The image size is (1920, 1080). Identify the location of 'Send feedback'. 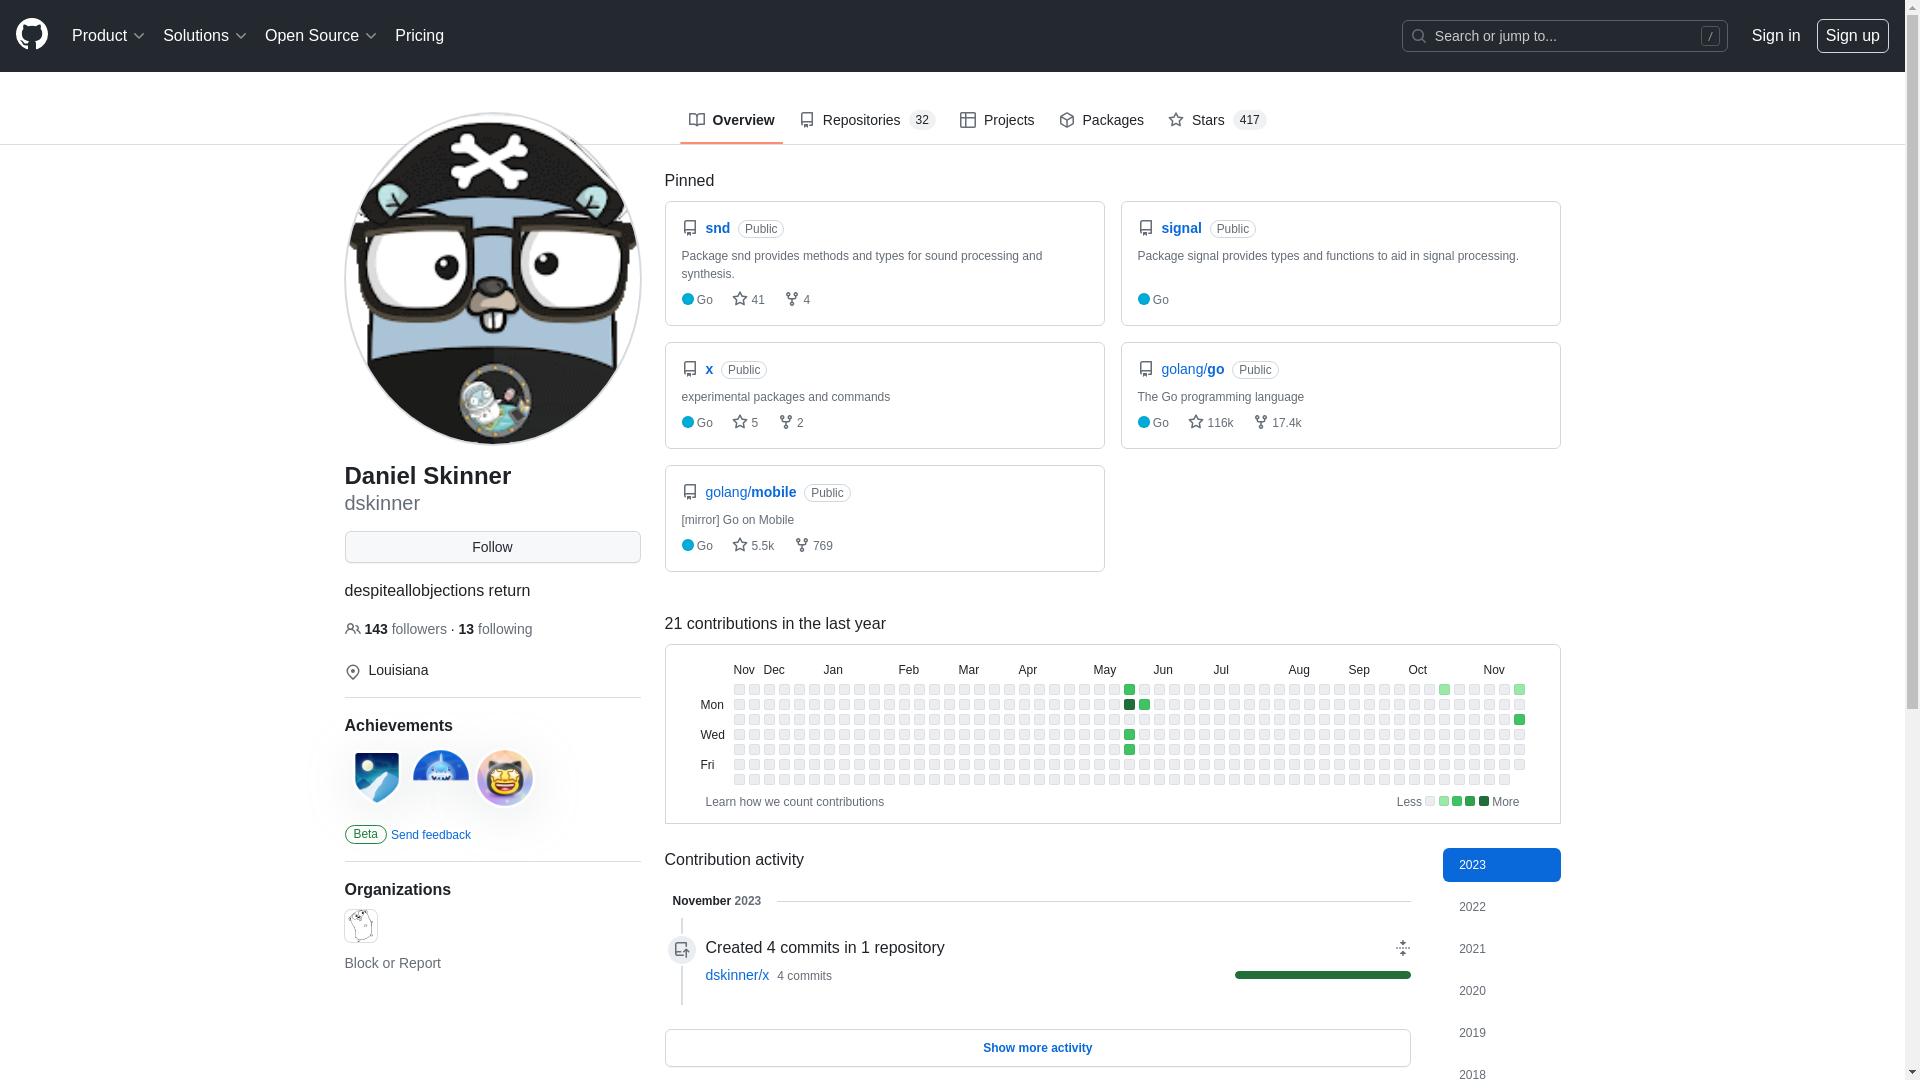
(430, 834).